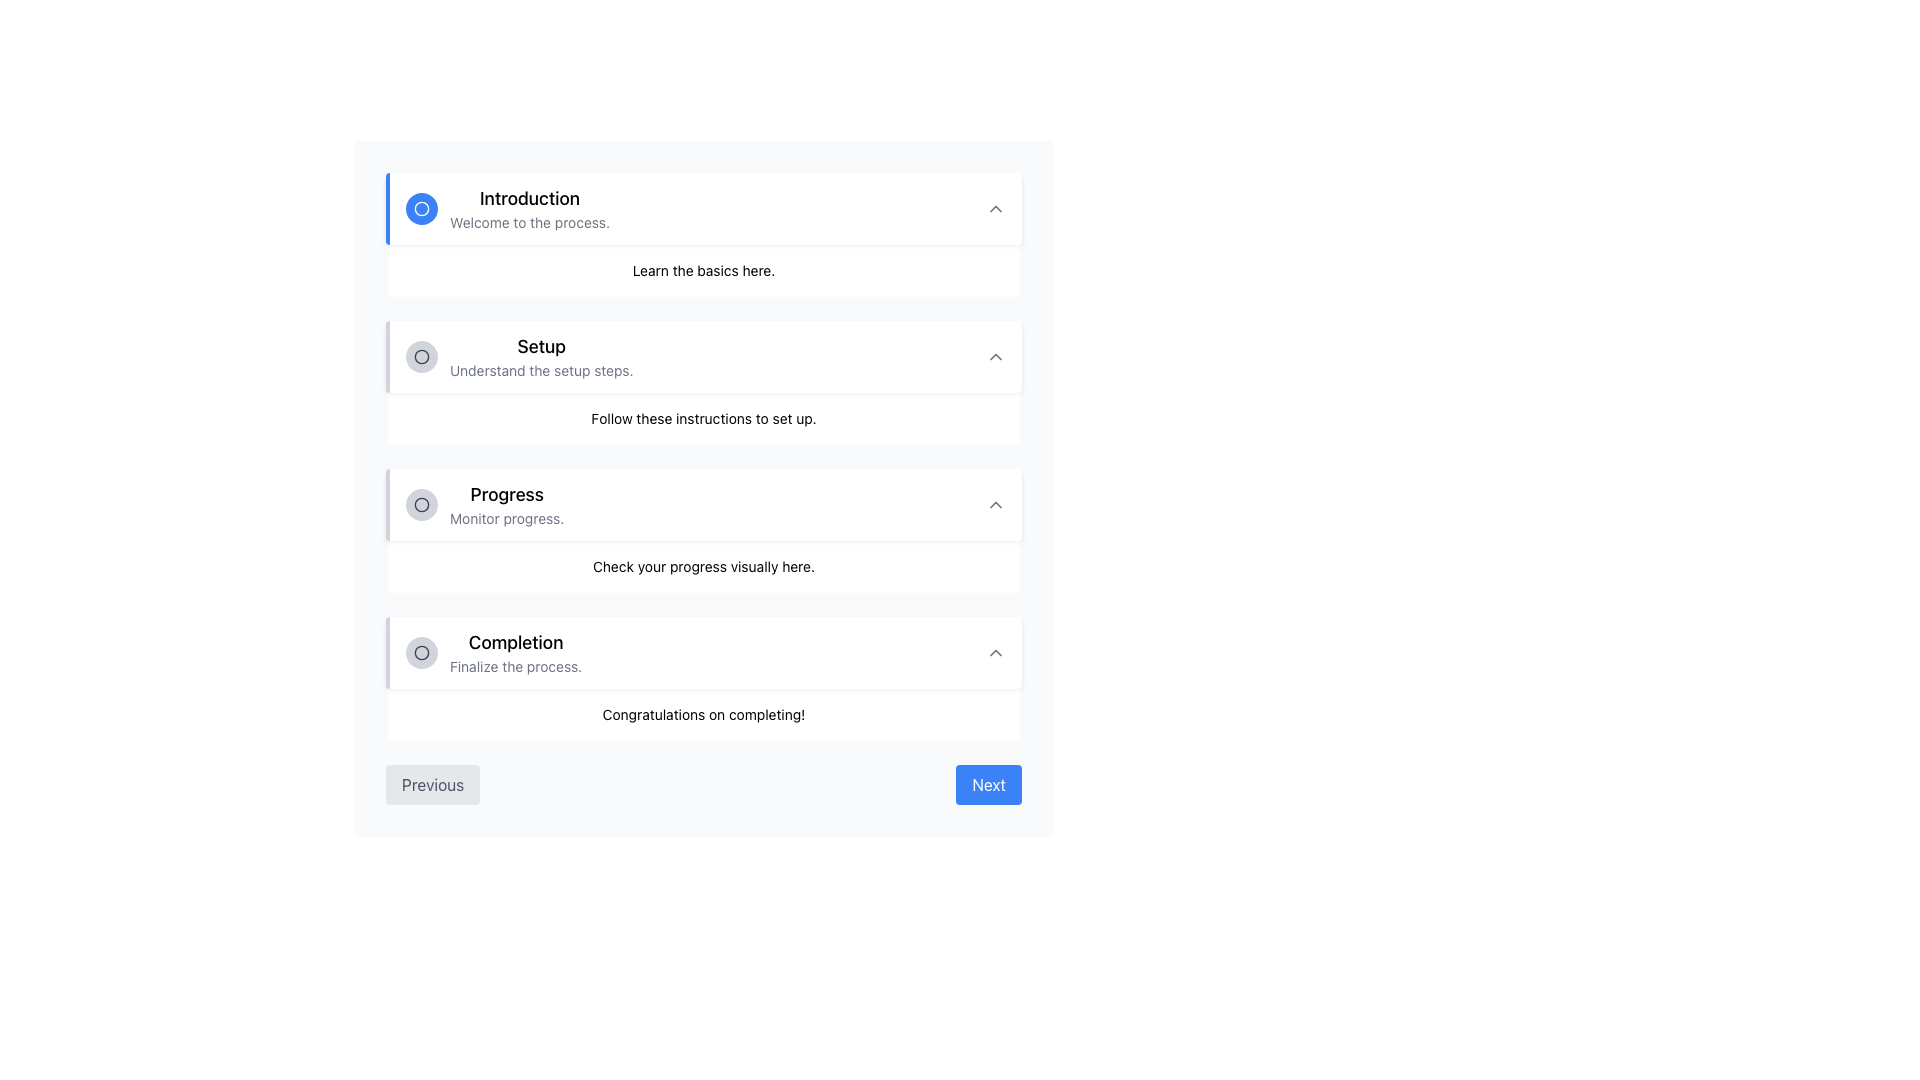 This screenshot has width=1920, height=1080. I want to click on the circular icon with a blue background and white outline, located next to the 'Introduction' step at the top of the list, so click(421, 208).